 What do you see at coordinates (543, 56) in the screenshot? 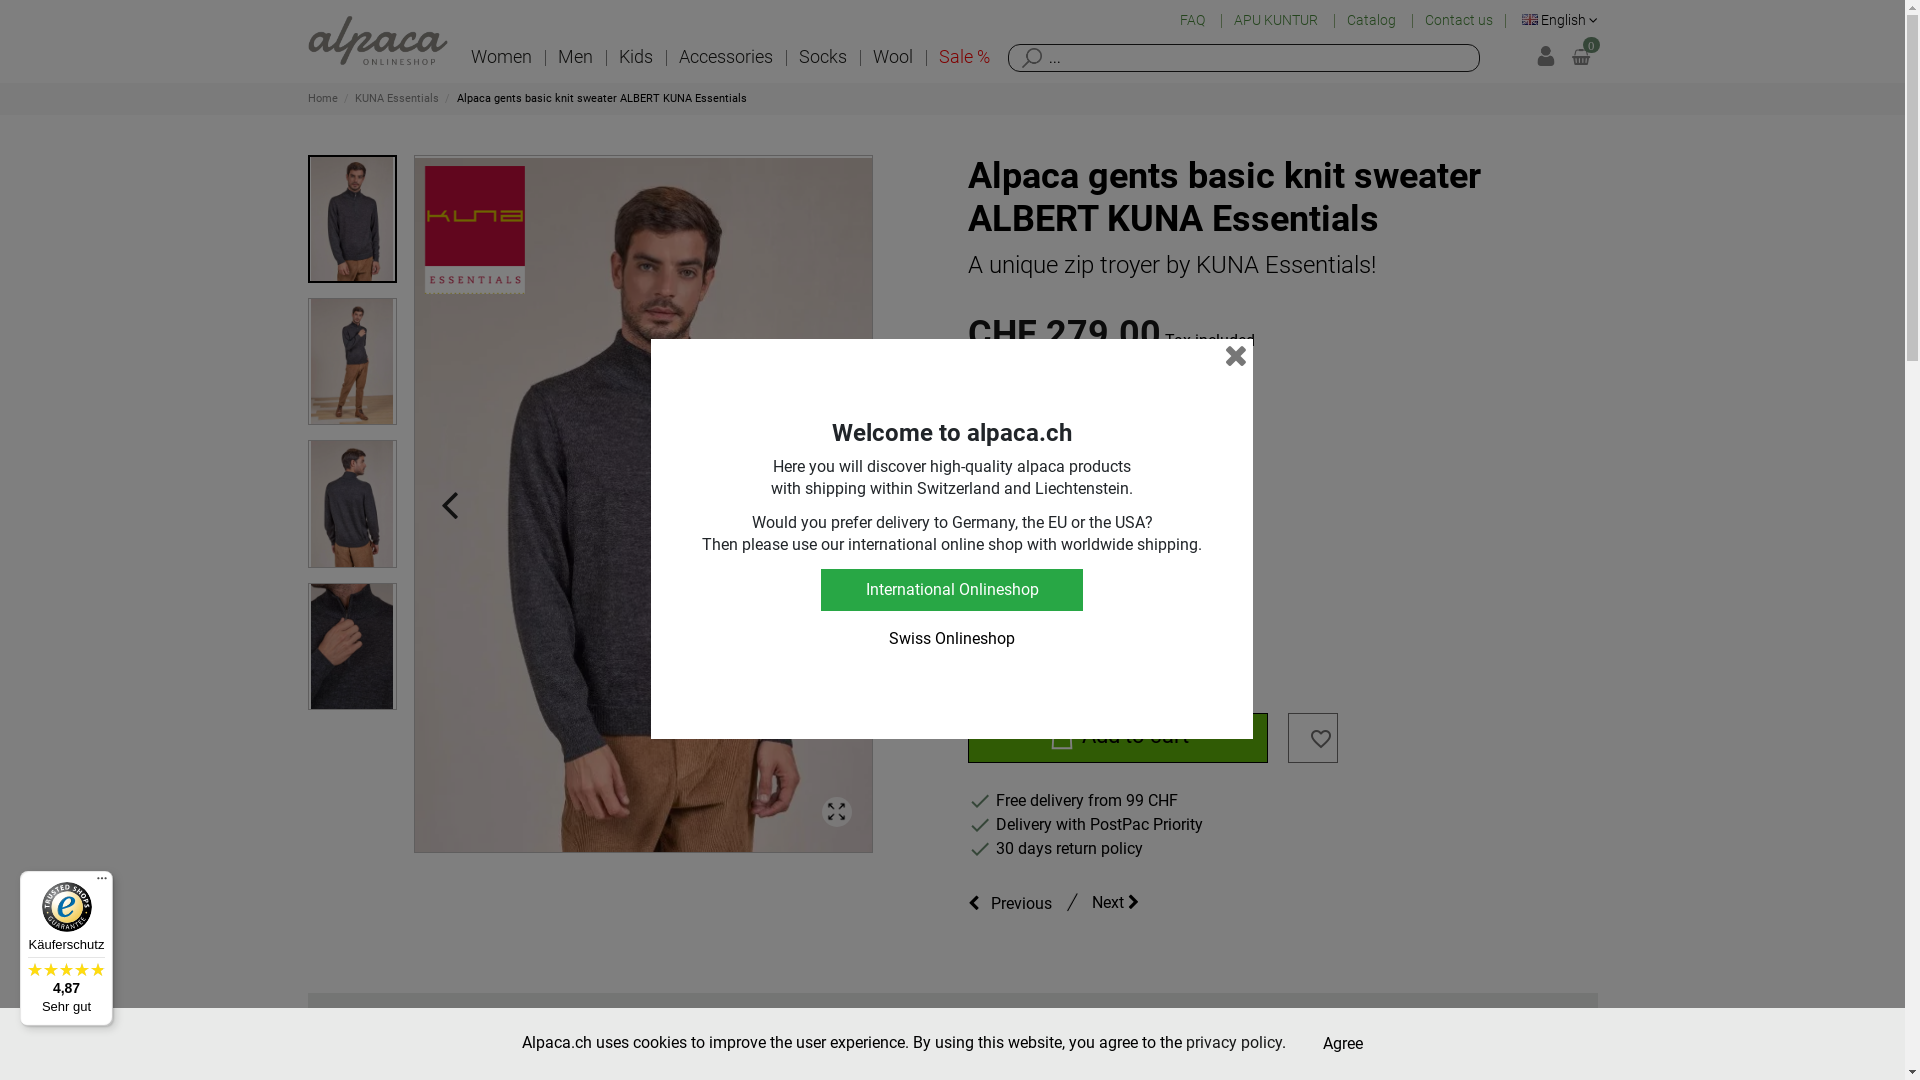
I see `'Men'` at bounding box center [543, 56].